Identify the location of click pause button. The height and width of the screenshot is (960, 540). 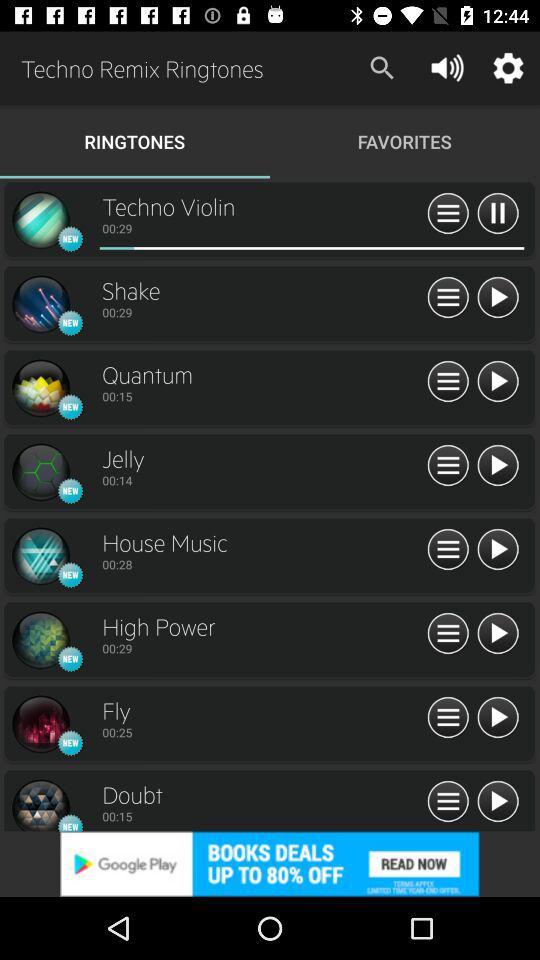
(448, 633).